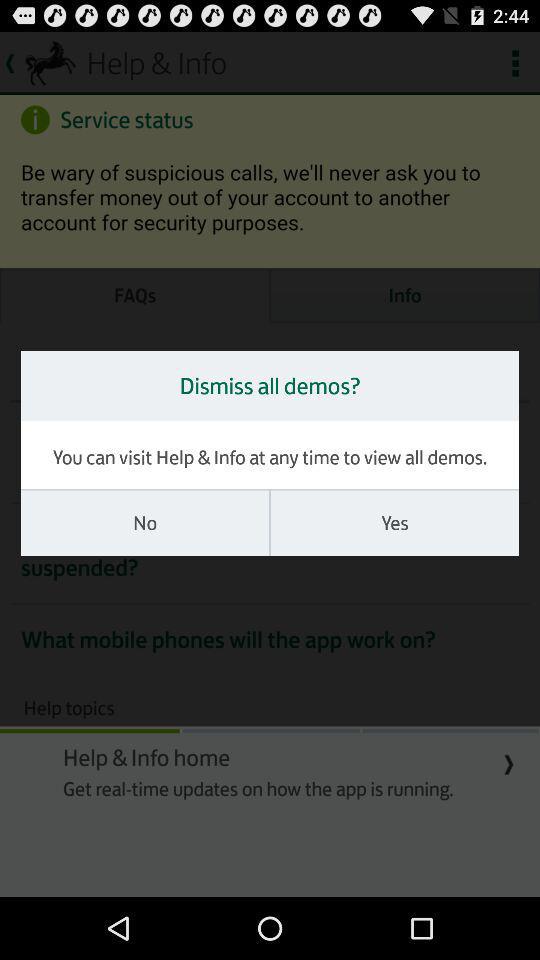  Describe the element at coordinates (394, 522) in the screenshot. I see `the yes icon` at that location.